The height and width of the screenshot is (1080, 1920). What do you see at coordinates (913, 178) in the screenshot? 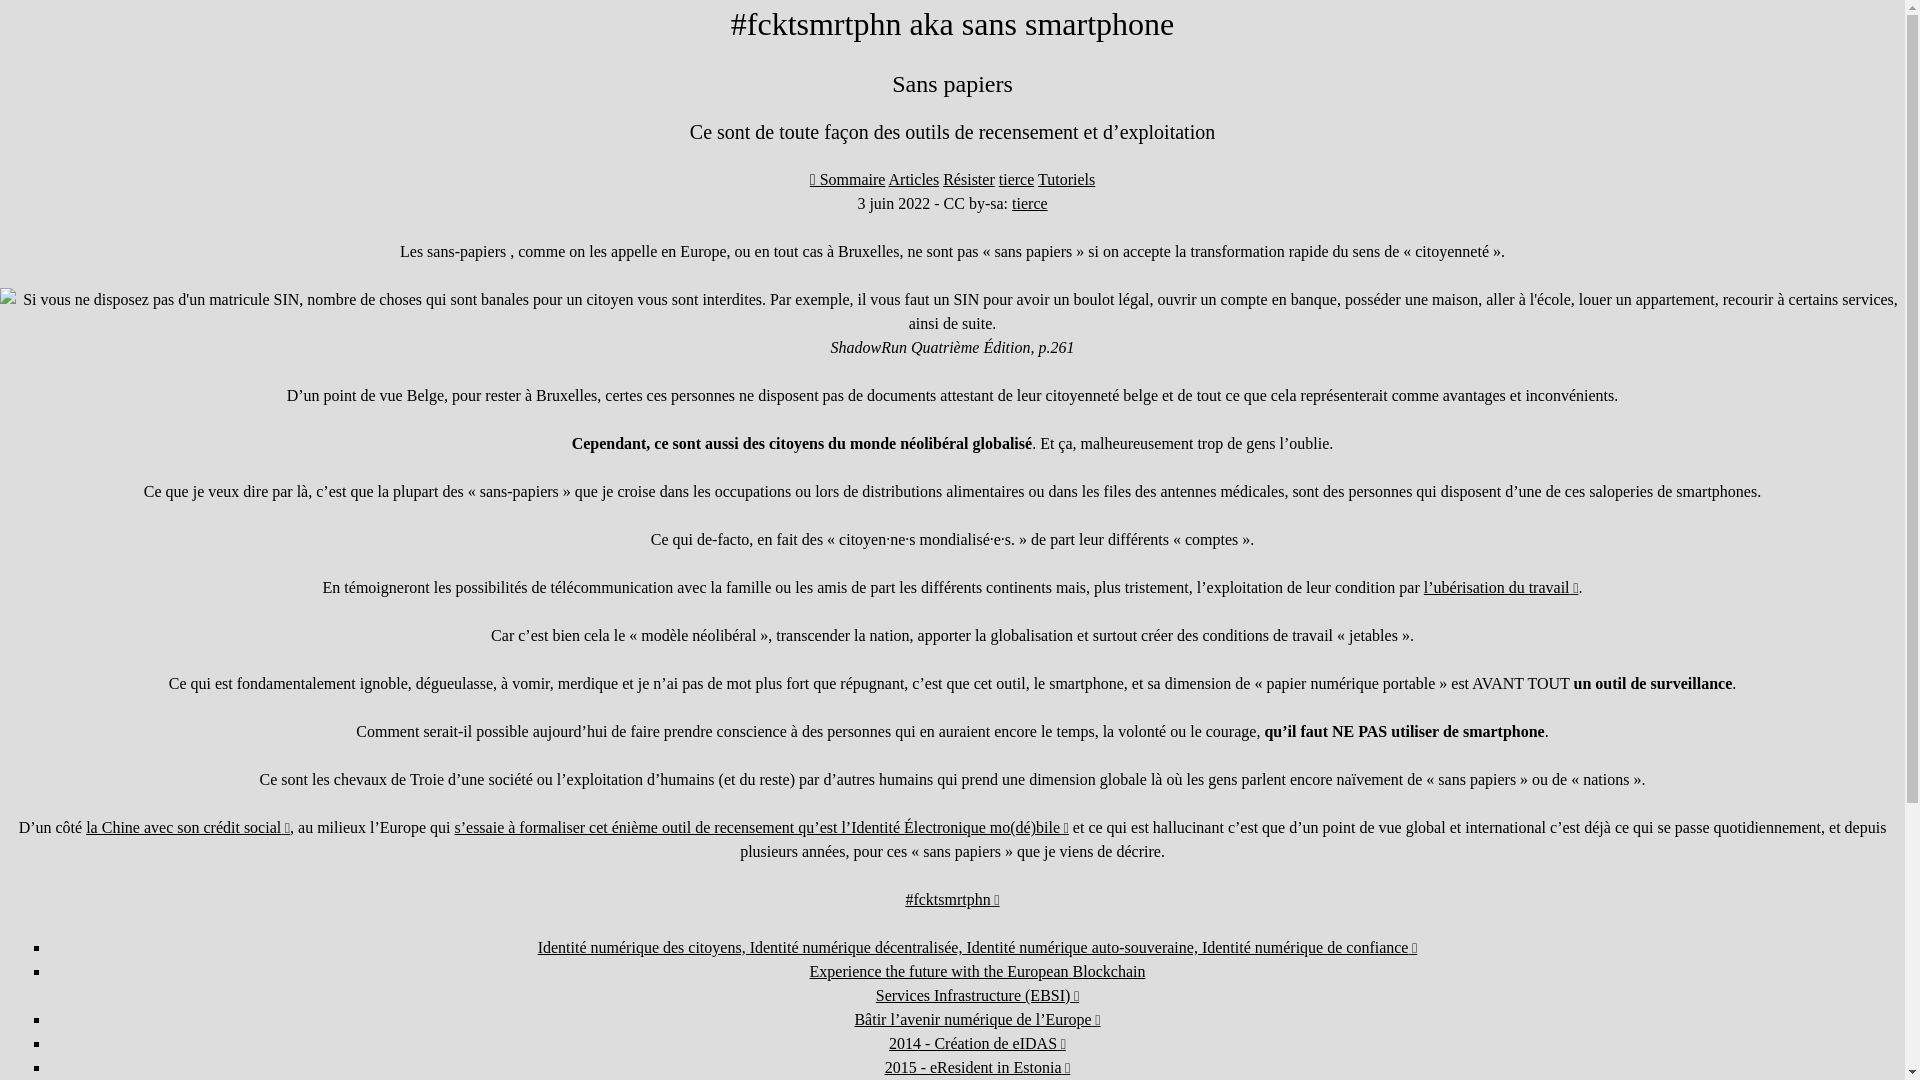
I see `'Articles'` at bounding box center [913, 178].